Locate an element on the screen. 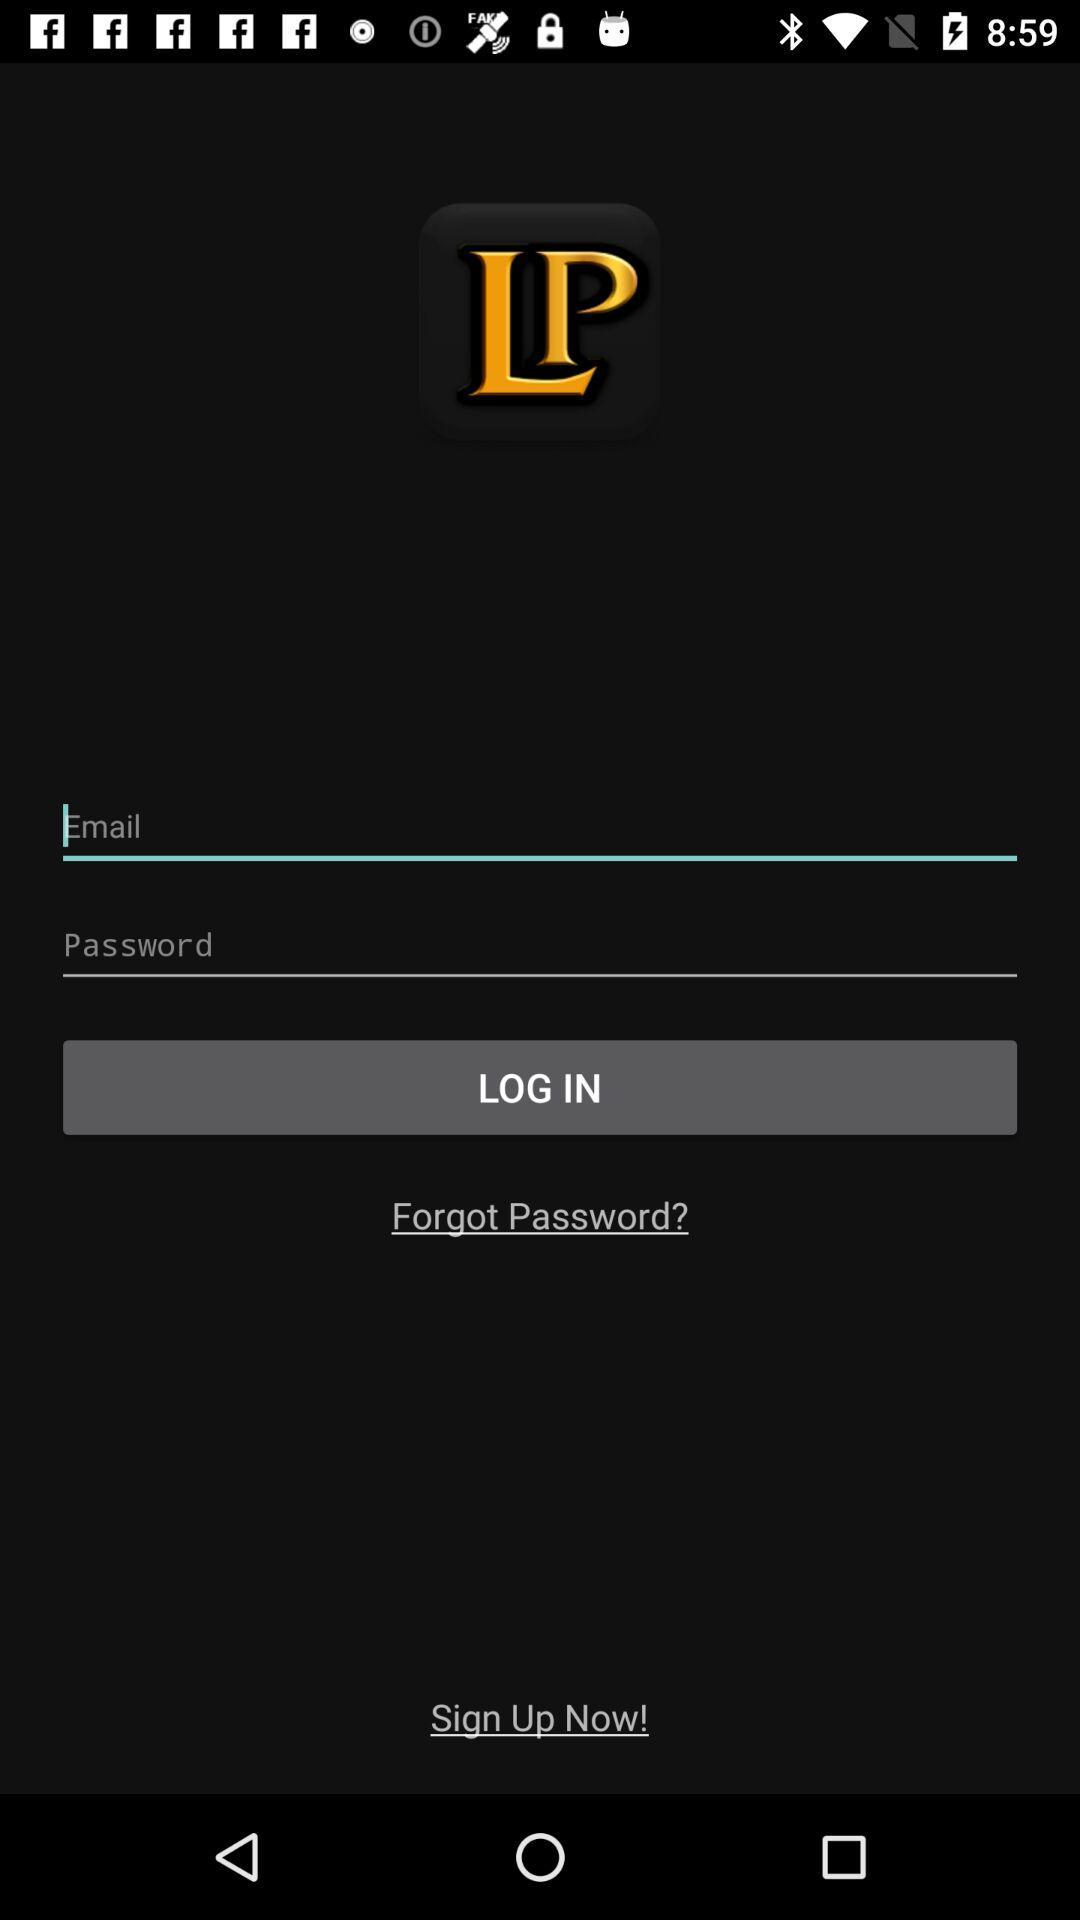 This screenshot has width=1080, height=1920. app below forgot password? is located at coordinates (538, 1715).